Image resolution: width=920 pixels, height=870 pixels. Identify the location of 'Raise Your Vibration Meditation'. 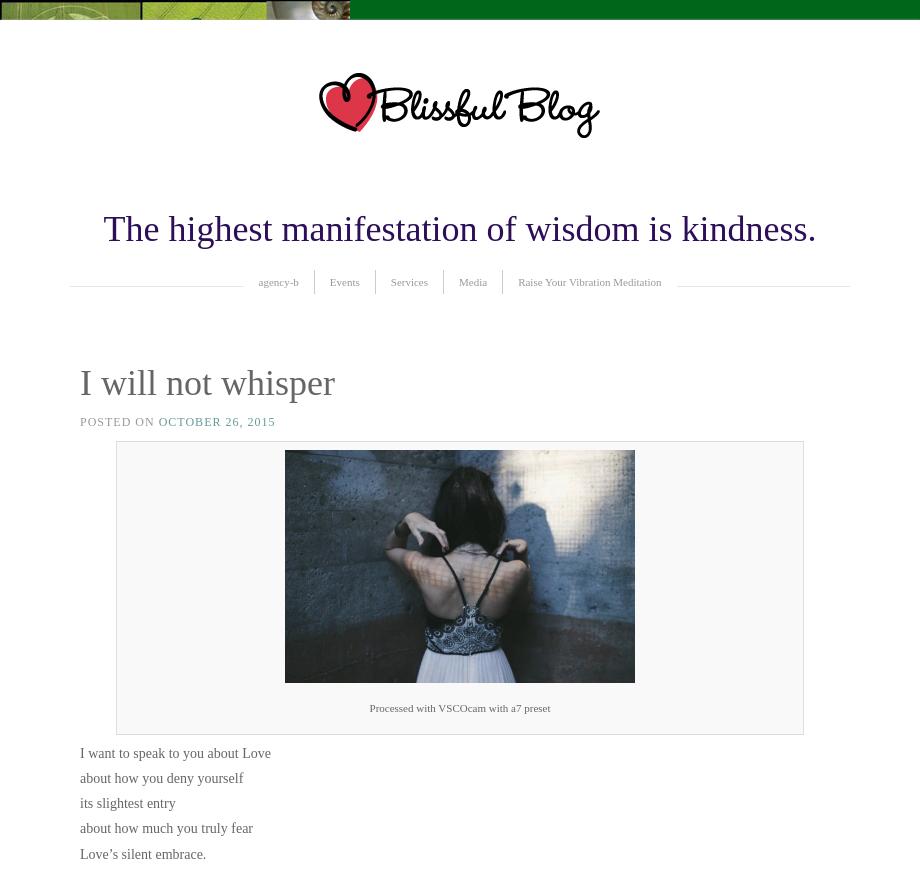
(588, 281).